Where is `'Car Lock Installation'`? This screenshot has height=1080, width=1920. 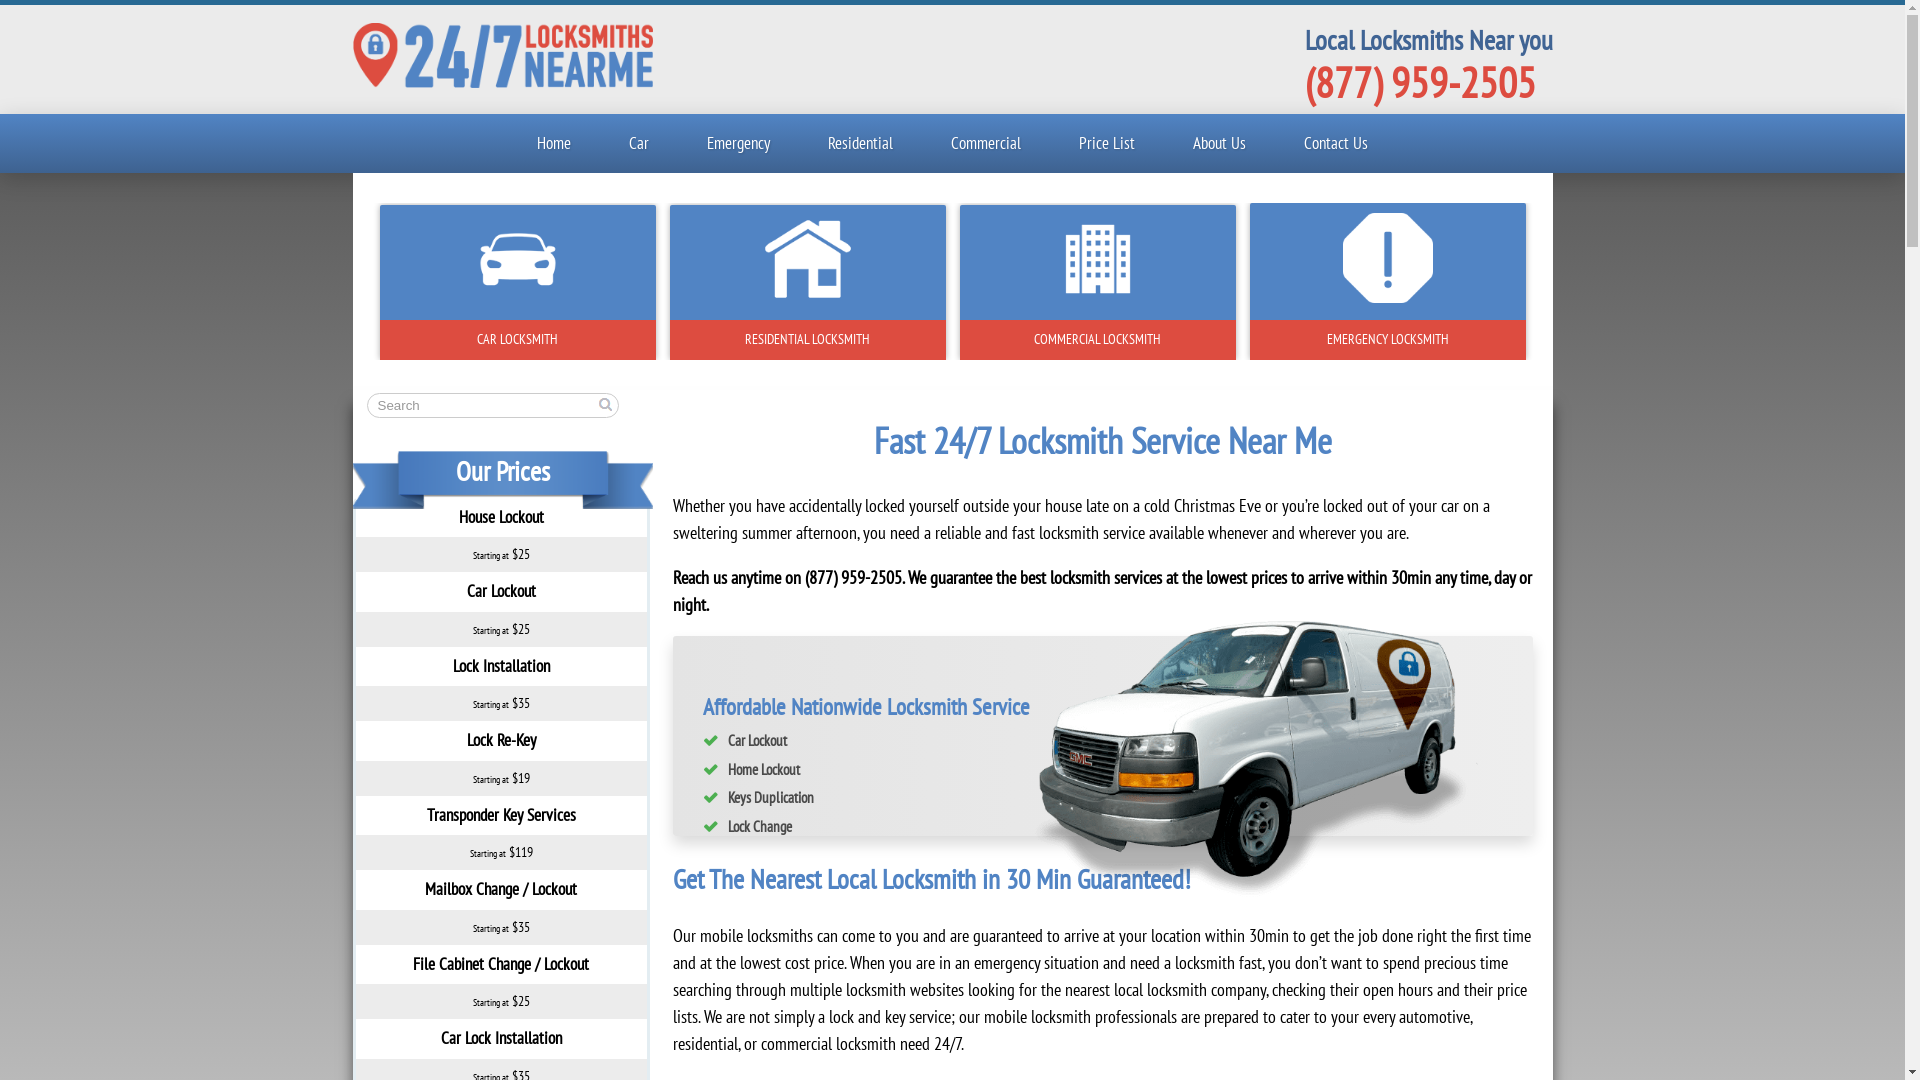
'Car Lock Installation' is located at coordinates (500, 1036).